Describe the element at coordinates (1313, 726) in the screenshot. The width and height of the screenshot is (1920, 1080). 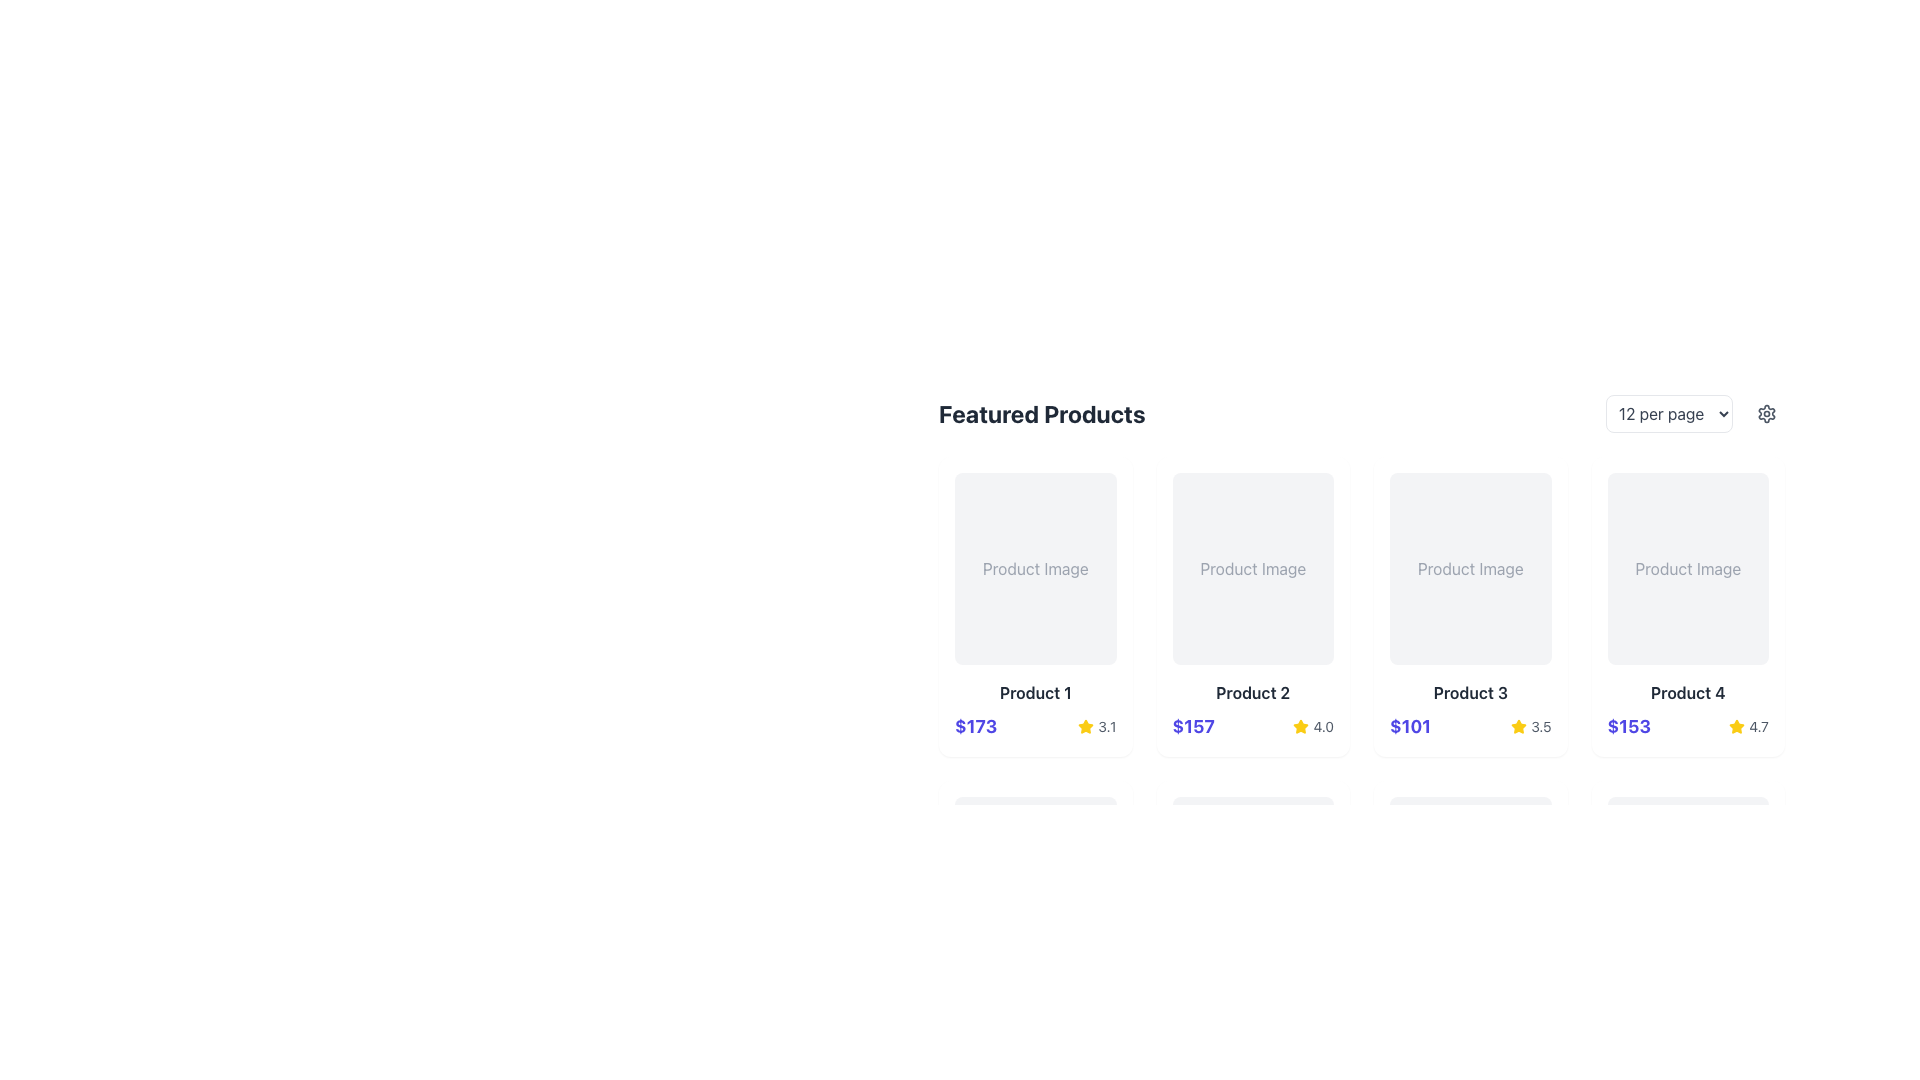
I see `the Rating Display with Icon and Text for 'Product 2', which shows a yellow star icon and the rating '4.0'` at that location.